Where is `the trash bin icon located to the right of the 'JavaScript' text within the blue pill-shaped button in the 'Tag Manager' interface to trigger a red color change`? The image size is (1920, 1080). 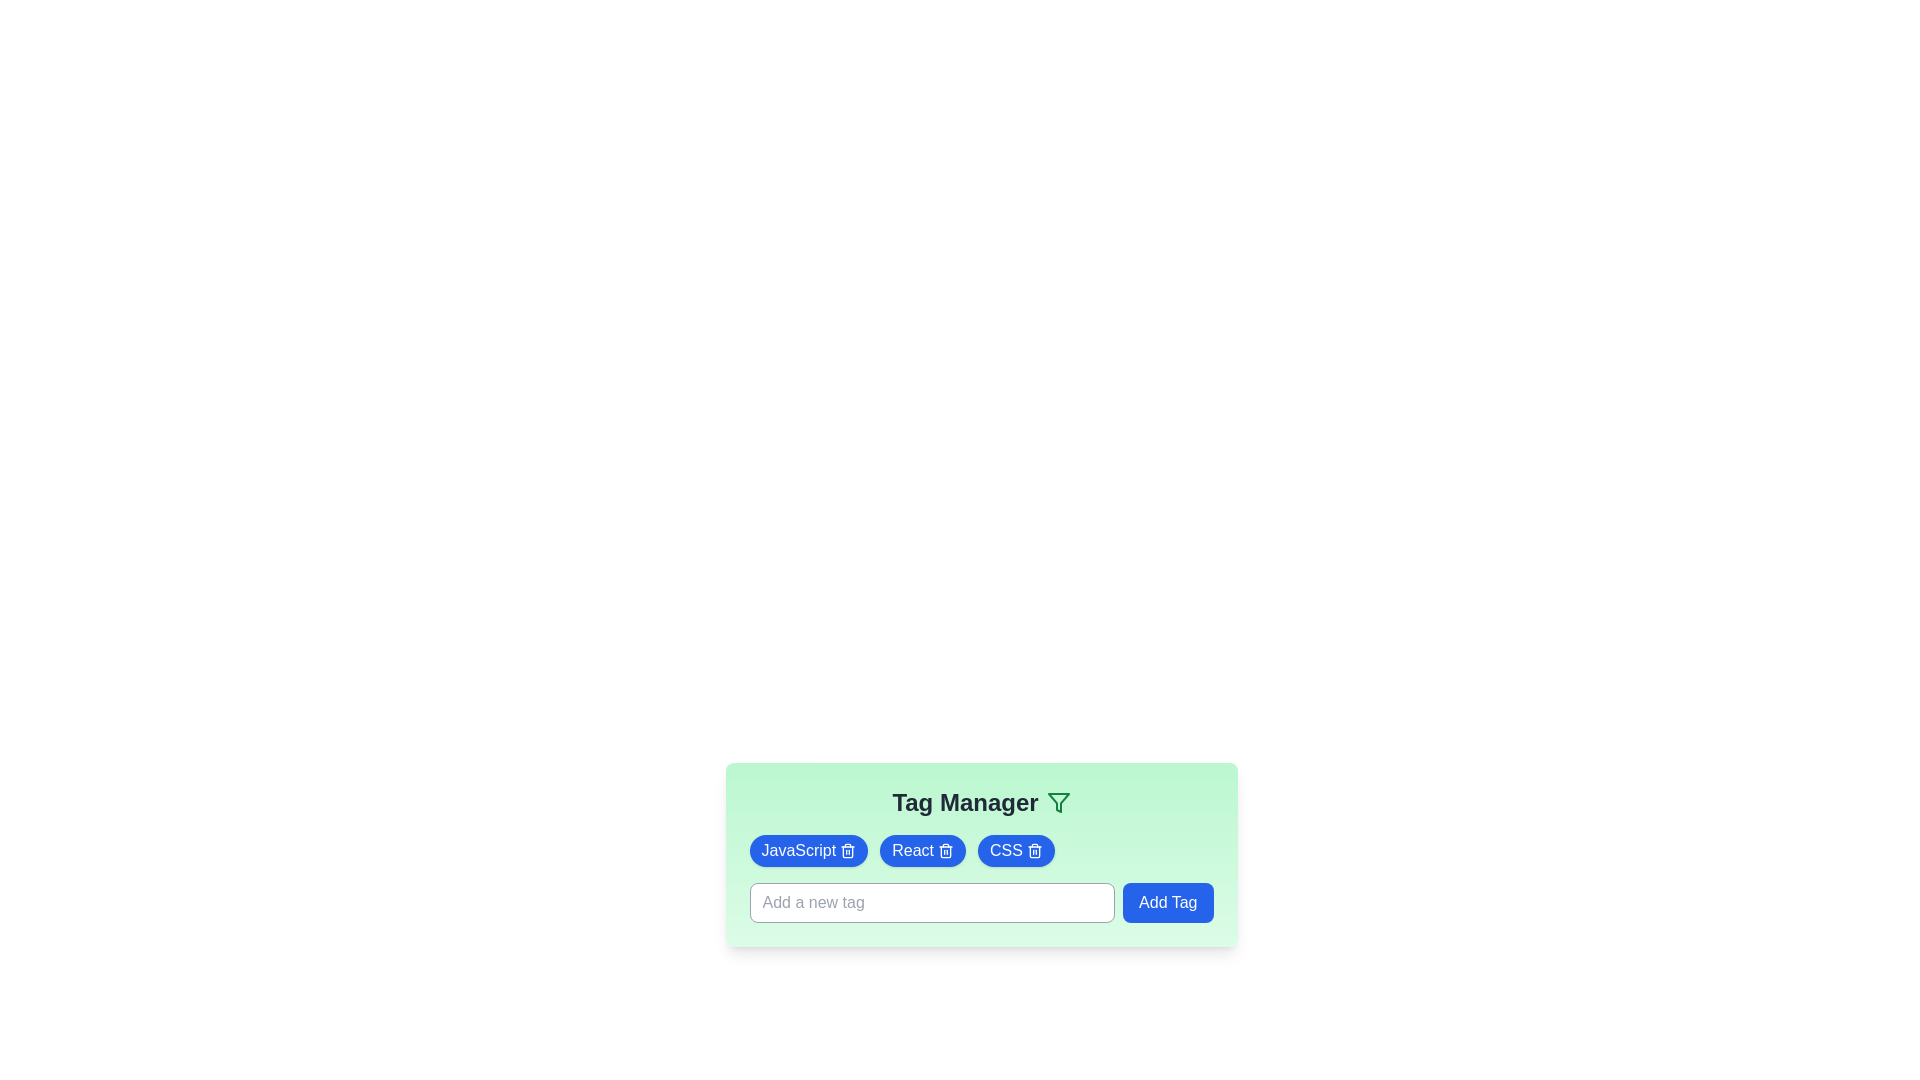 the trash bin icon located to the right of the 'JavaScript' text within the blue pill-shaped button in the 'Tag Manager' interface to trigger a red color change is located at coordinates (848, 851).